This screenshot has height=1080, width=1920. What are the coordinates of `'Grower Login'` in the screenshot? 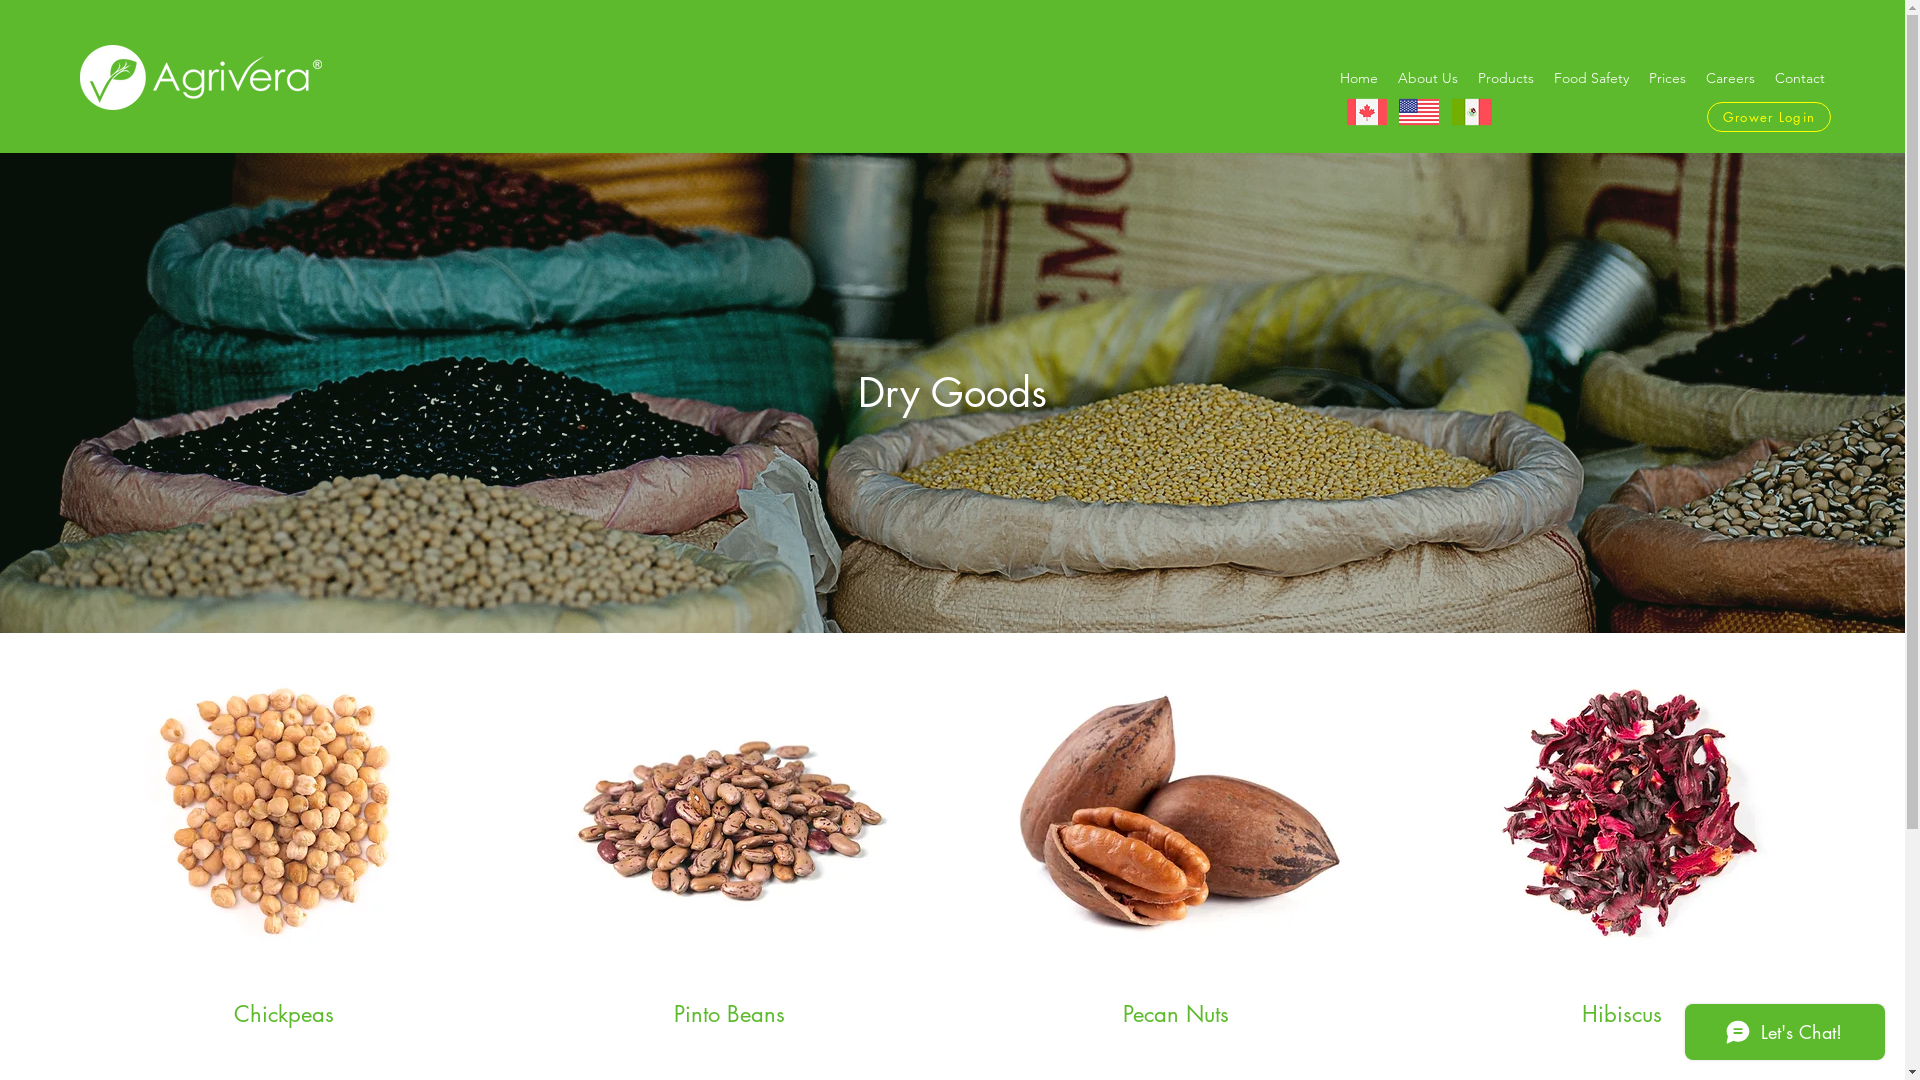 It's located at (1769, 116).